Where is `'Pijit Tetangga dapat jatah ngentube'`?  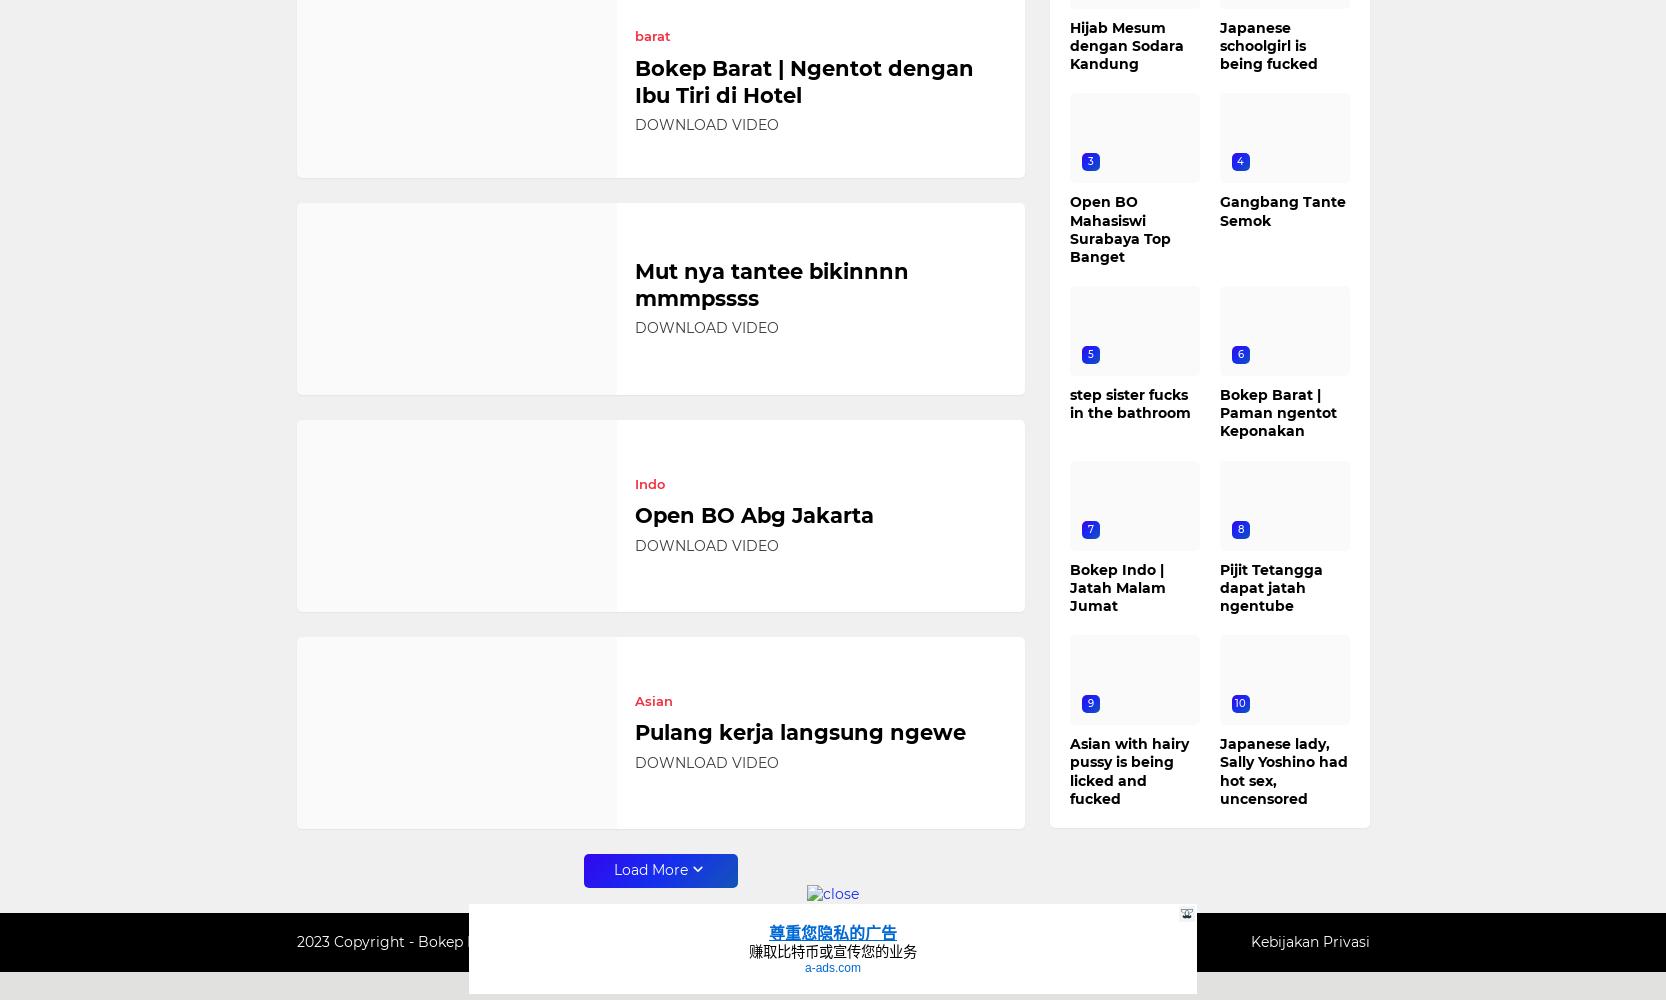
'Pijit Tetangga dapat jatah ngentube' is located at coordinates (1269, 586).